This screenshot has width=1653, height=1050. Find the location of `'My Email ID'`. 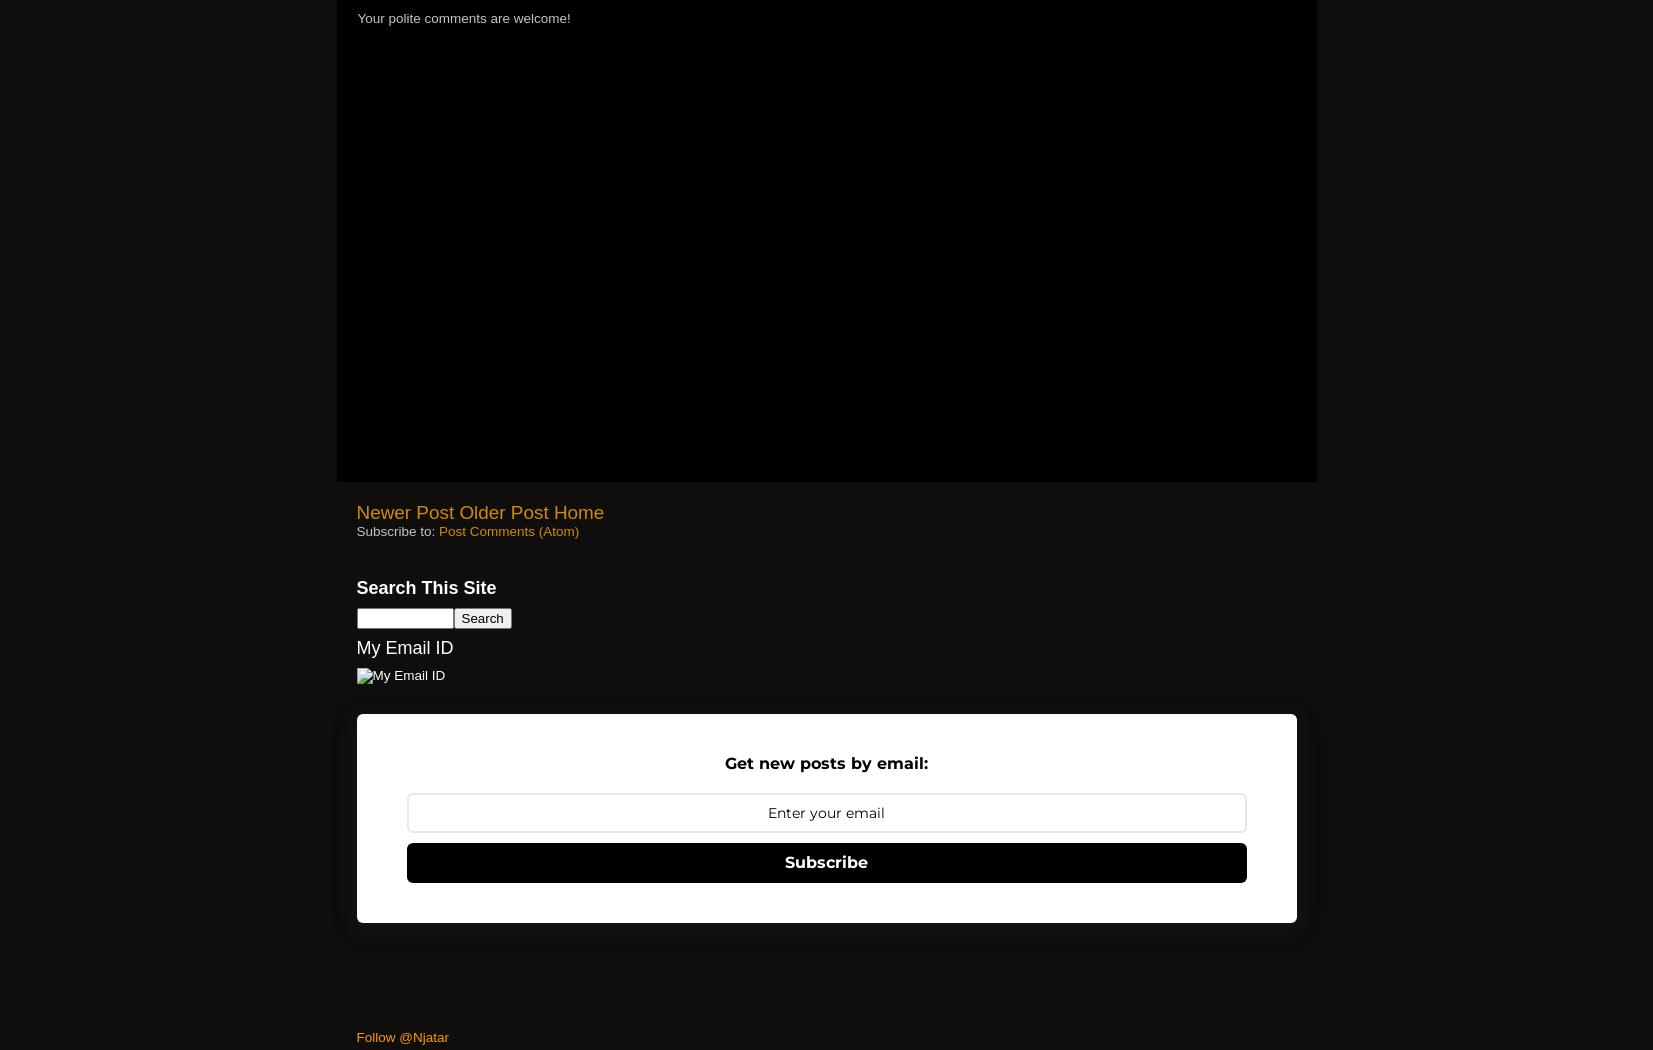

'My Email ID' is located at coordinates (403, 646).